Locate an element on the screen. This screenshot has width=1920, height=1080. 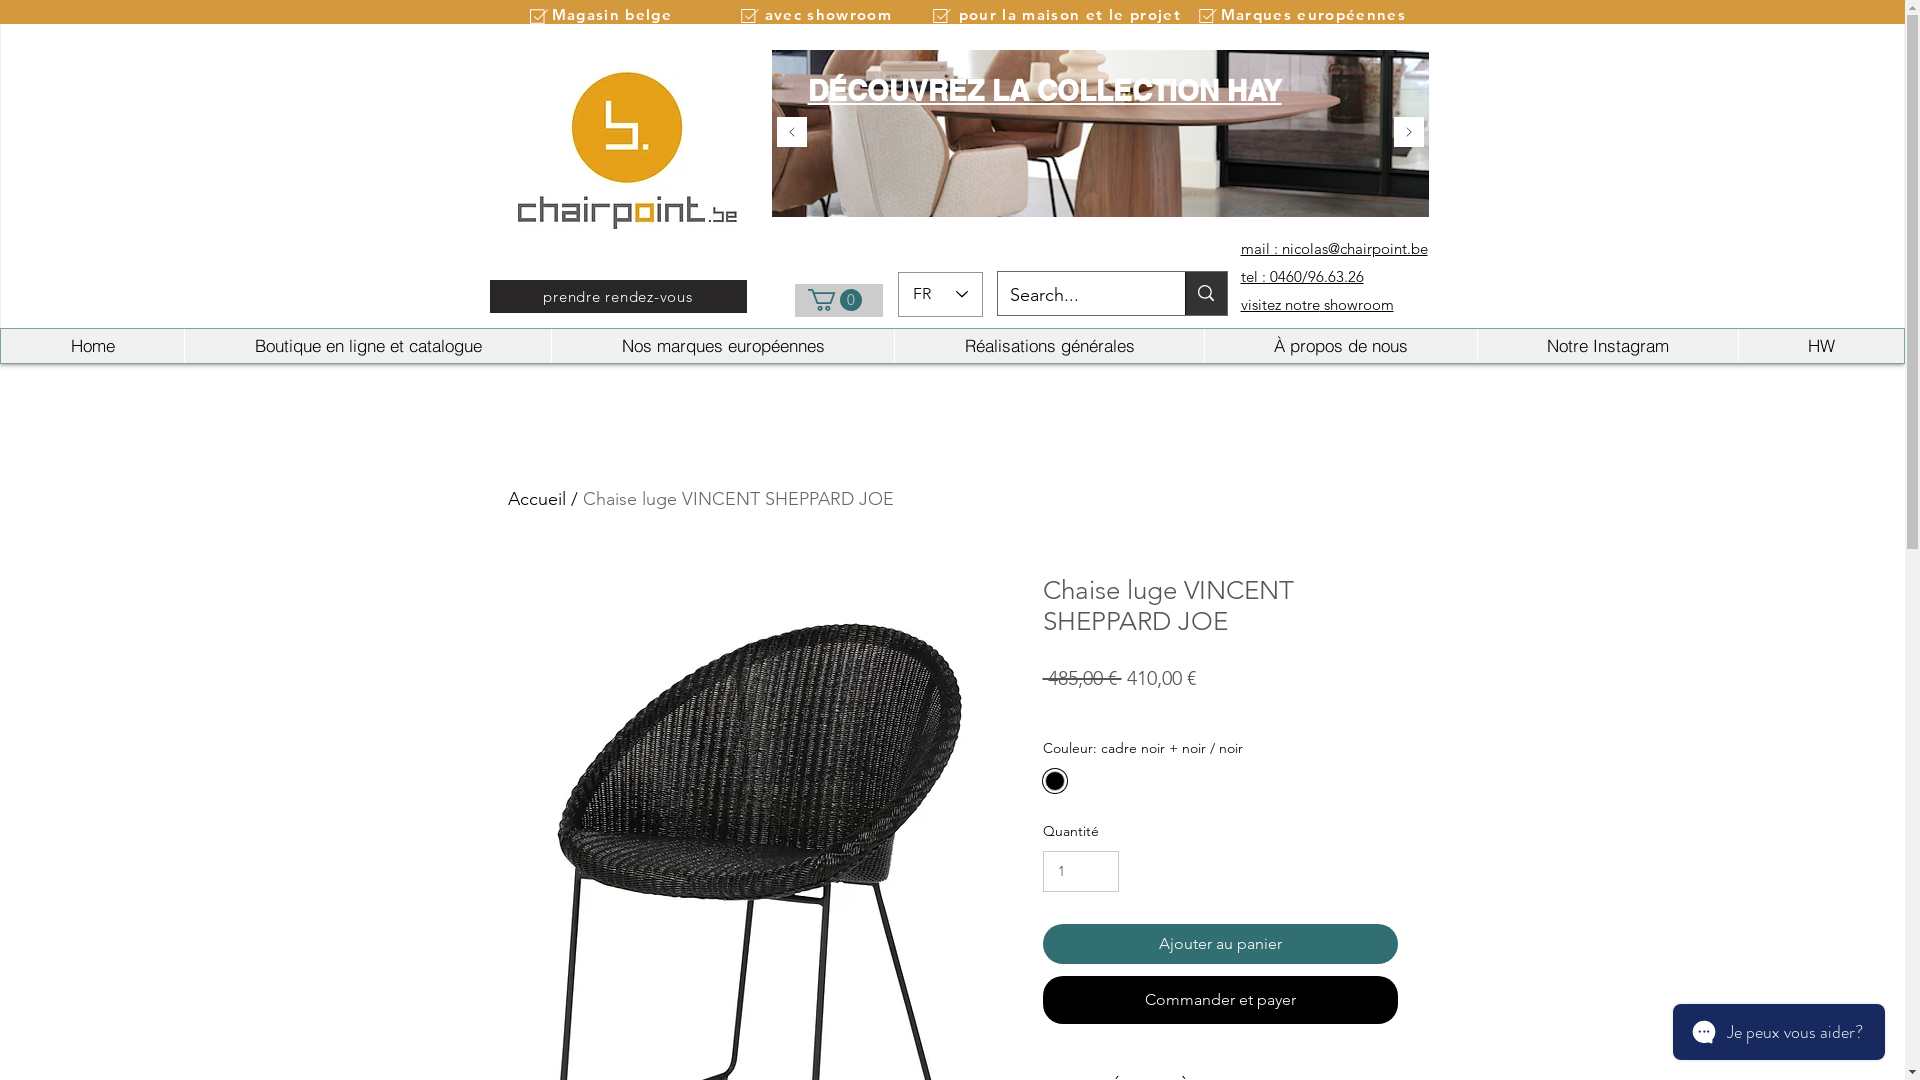
'mail : nicolas@chairpoint.be' is located at coordinates (1238, 247).